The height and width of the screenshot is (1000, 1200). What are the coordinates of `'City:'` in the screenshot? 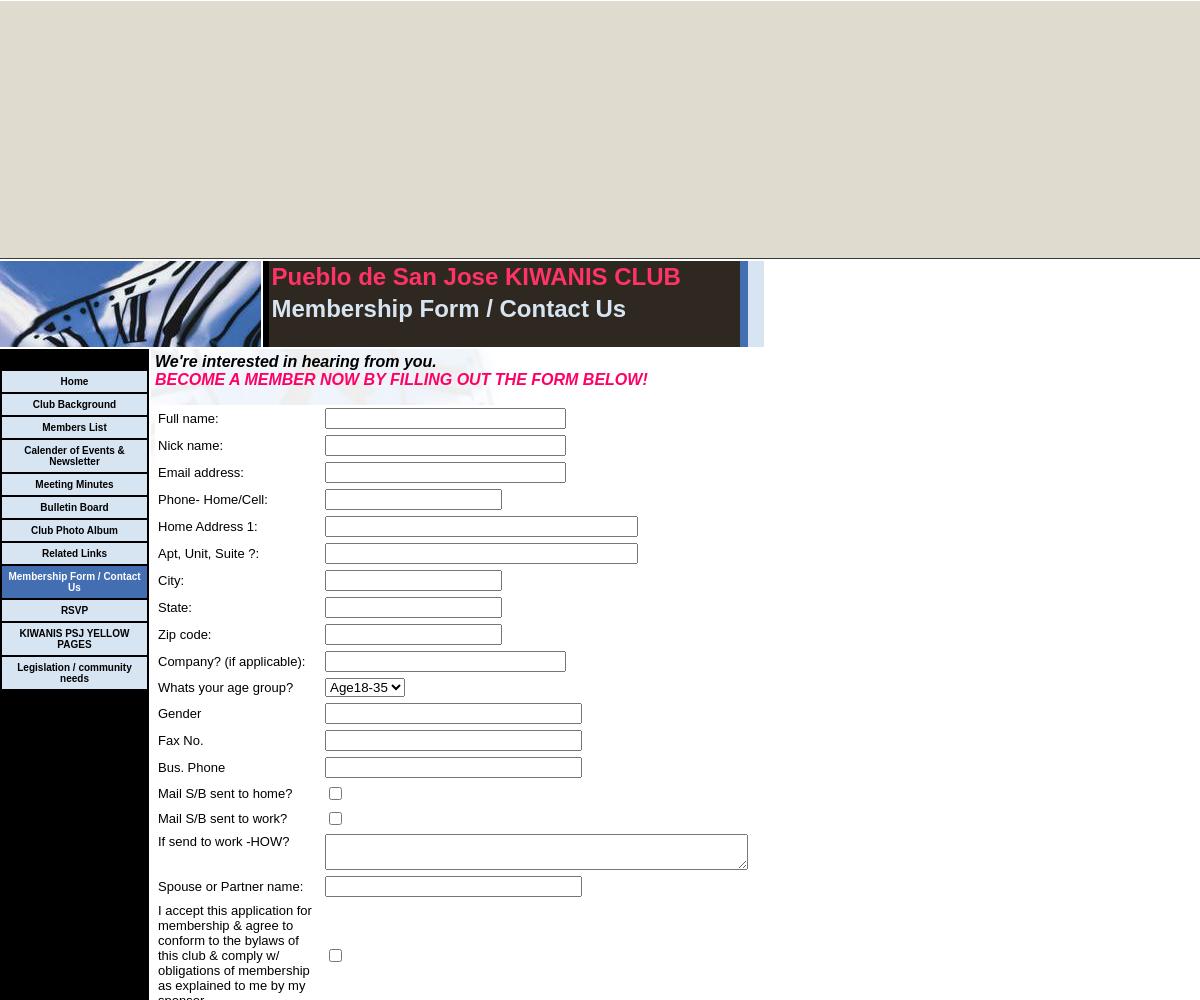 It's located at (169, 579).